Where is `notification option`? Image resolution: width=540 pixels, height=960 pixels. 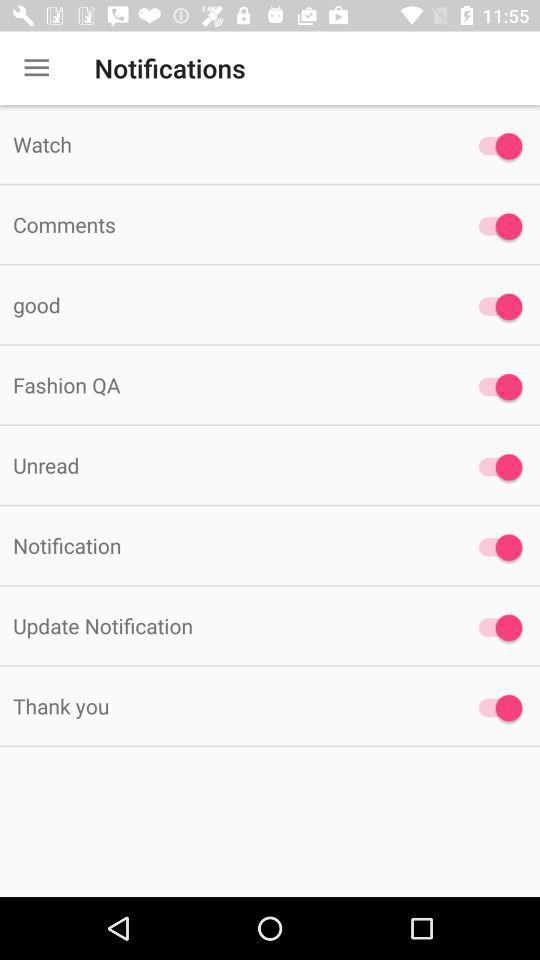 notification option is located at coordinates (494, 547).